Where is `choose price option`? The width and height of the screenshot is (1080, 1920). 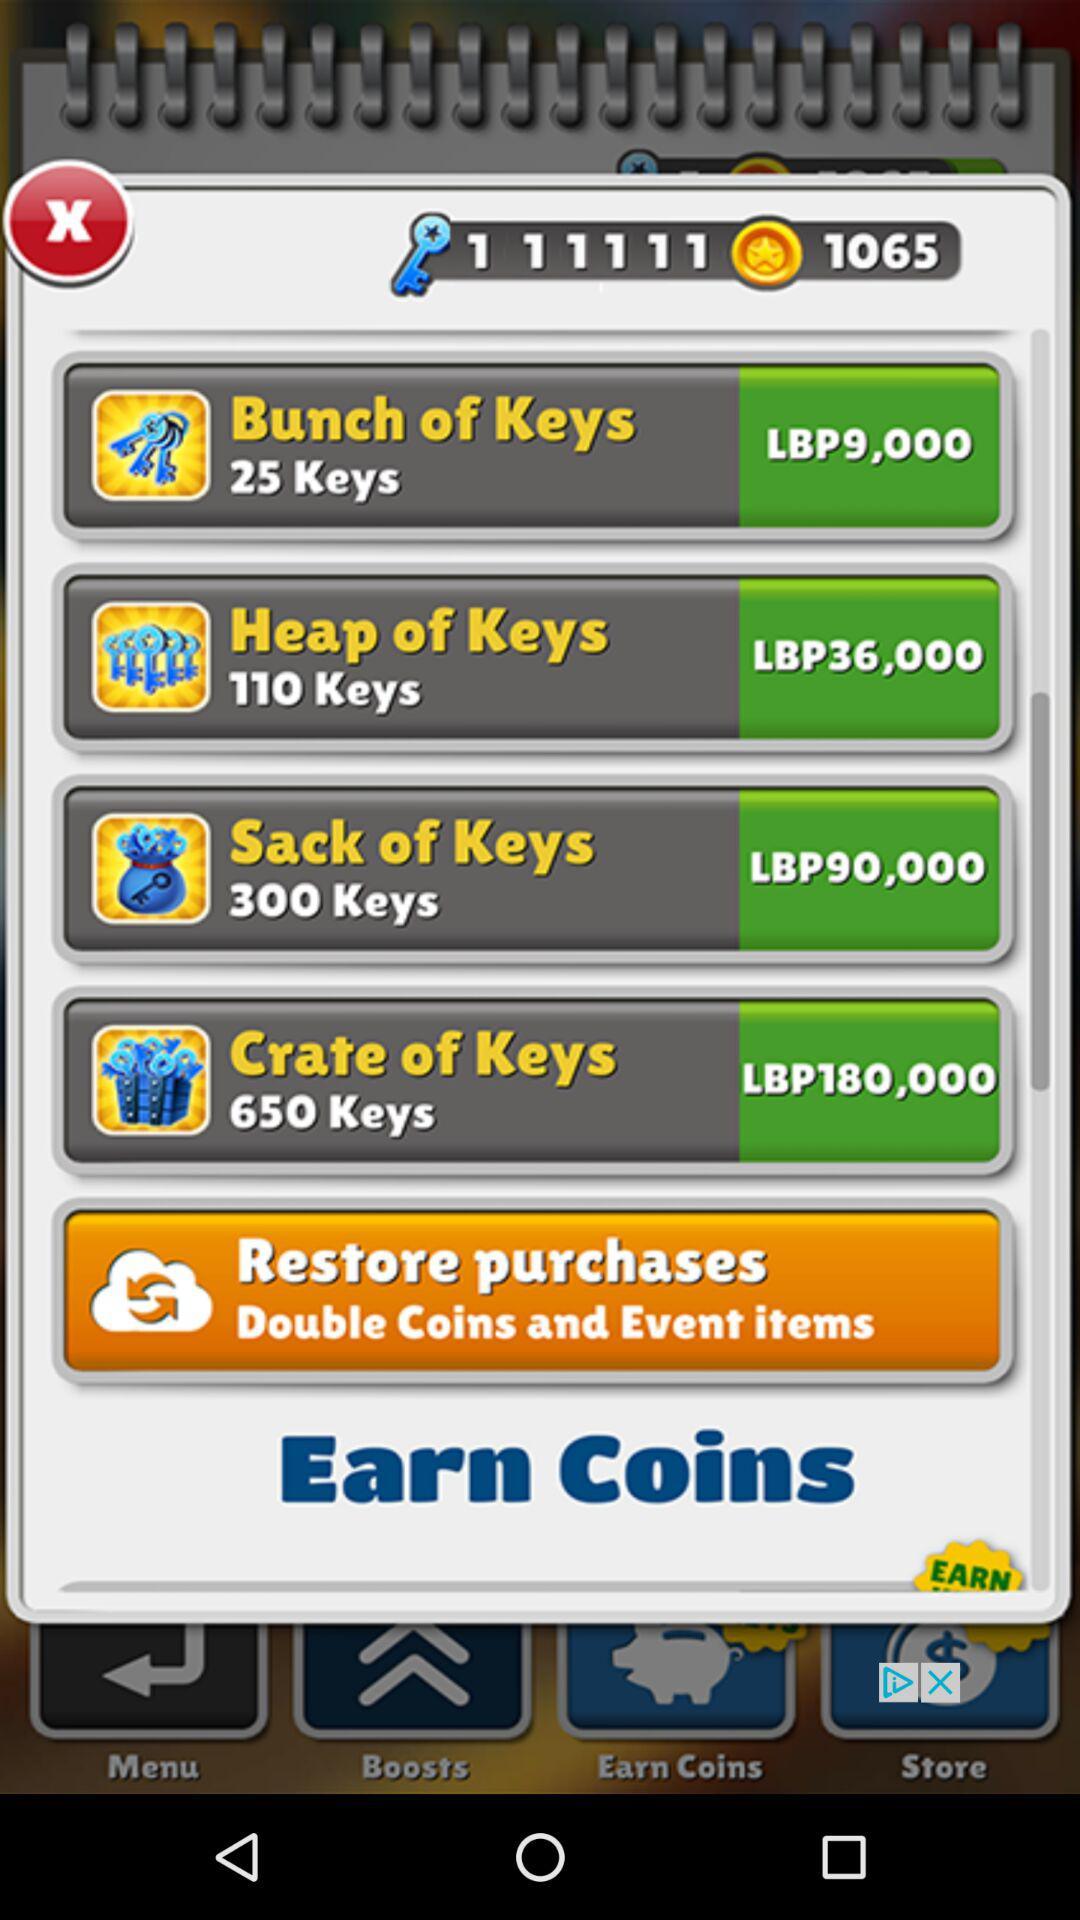
choose price option is located at coordinates (868, 1075).